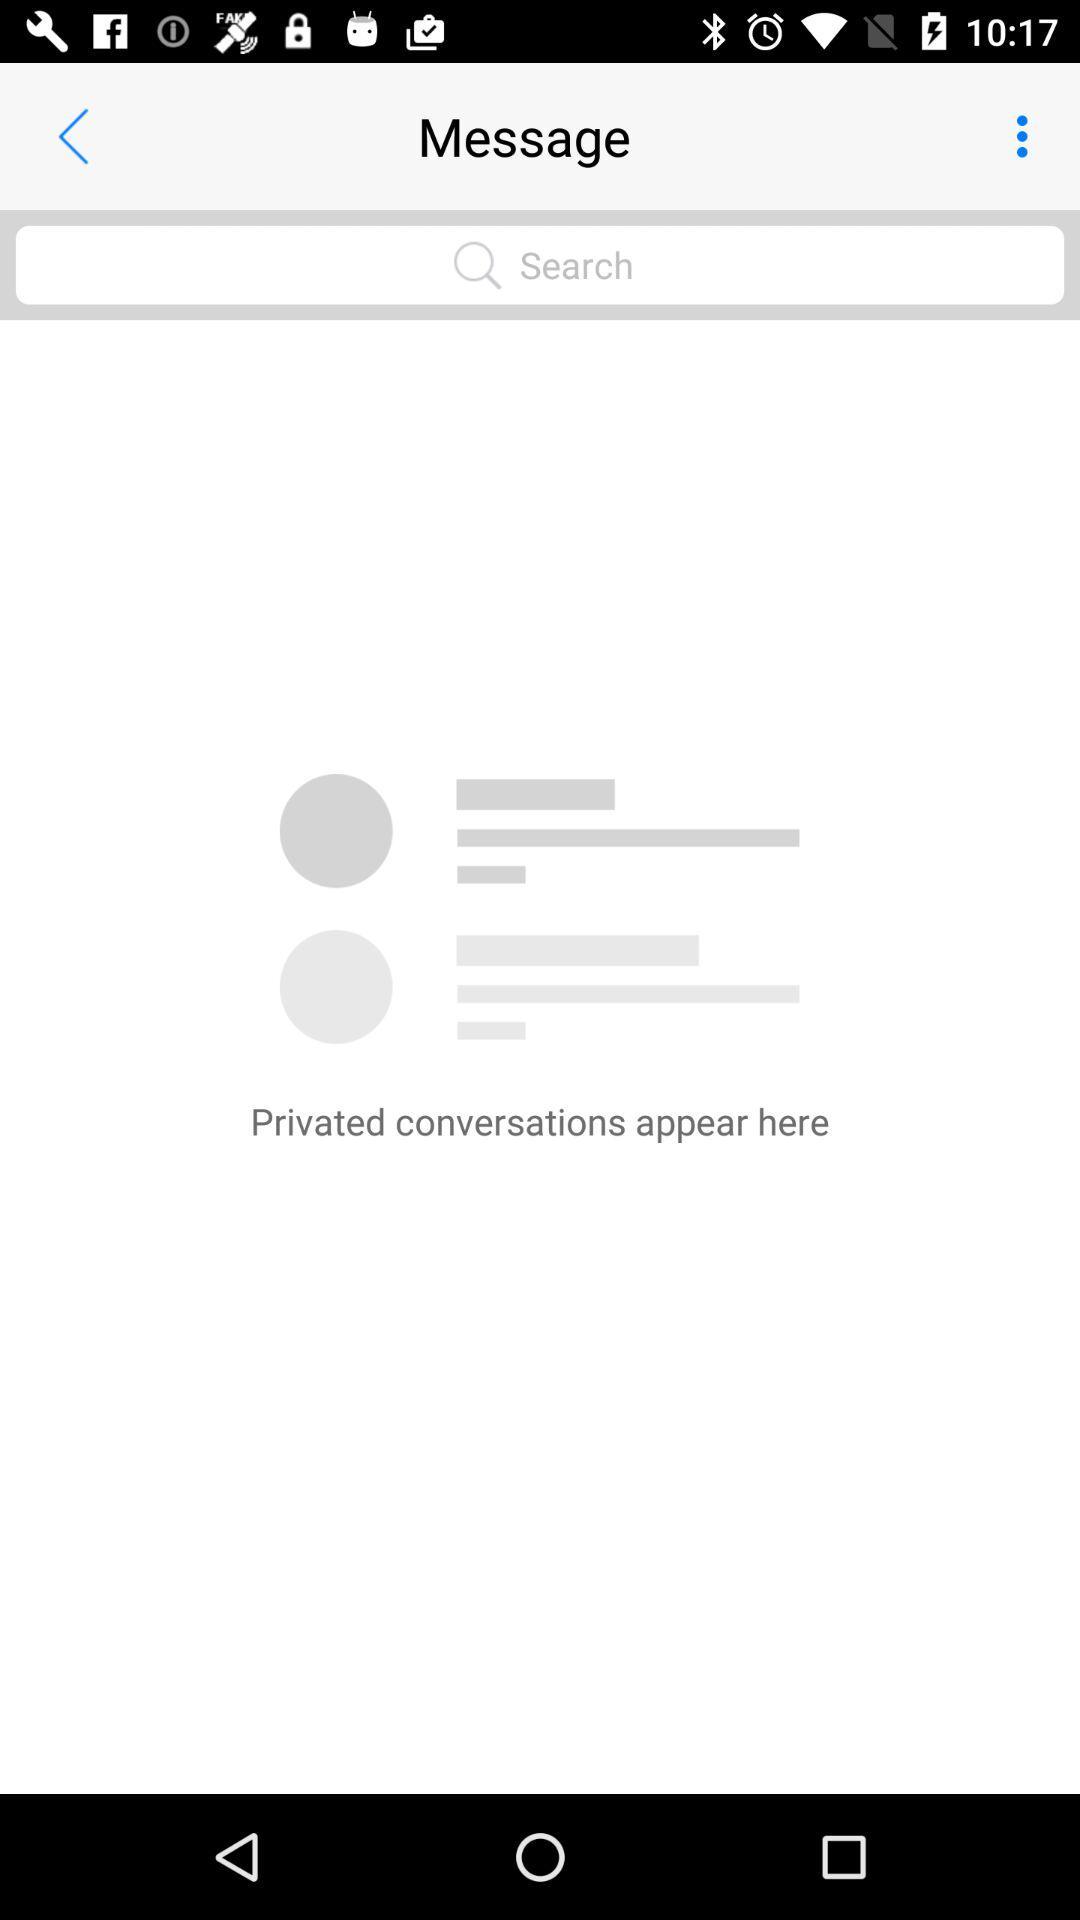 This screenshot has width=1080, height=1920. Describe the element at coordinates (1027, 135) in the screenshot. I see `icon next to the message app` at that location.